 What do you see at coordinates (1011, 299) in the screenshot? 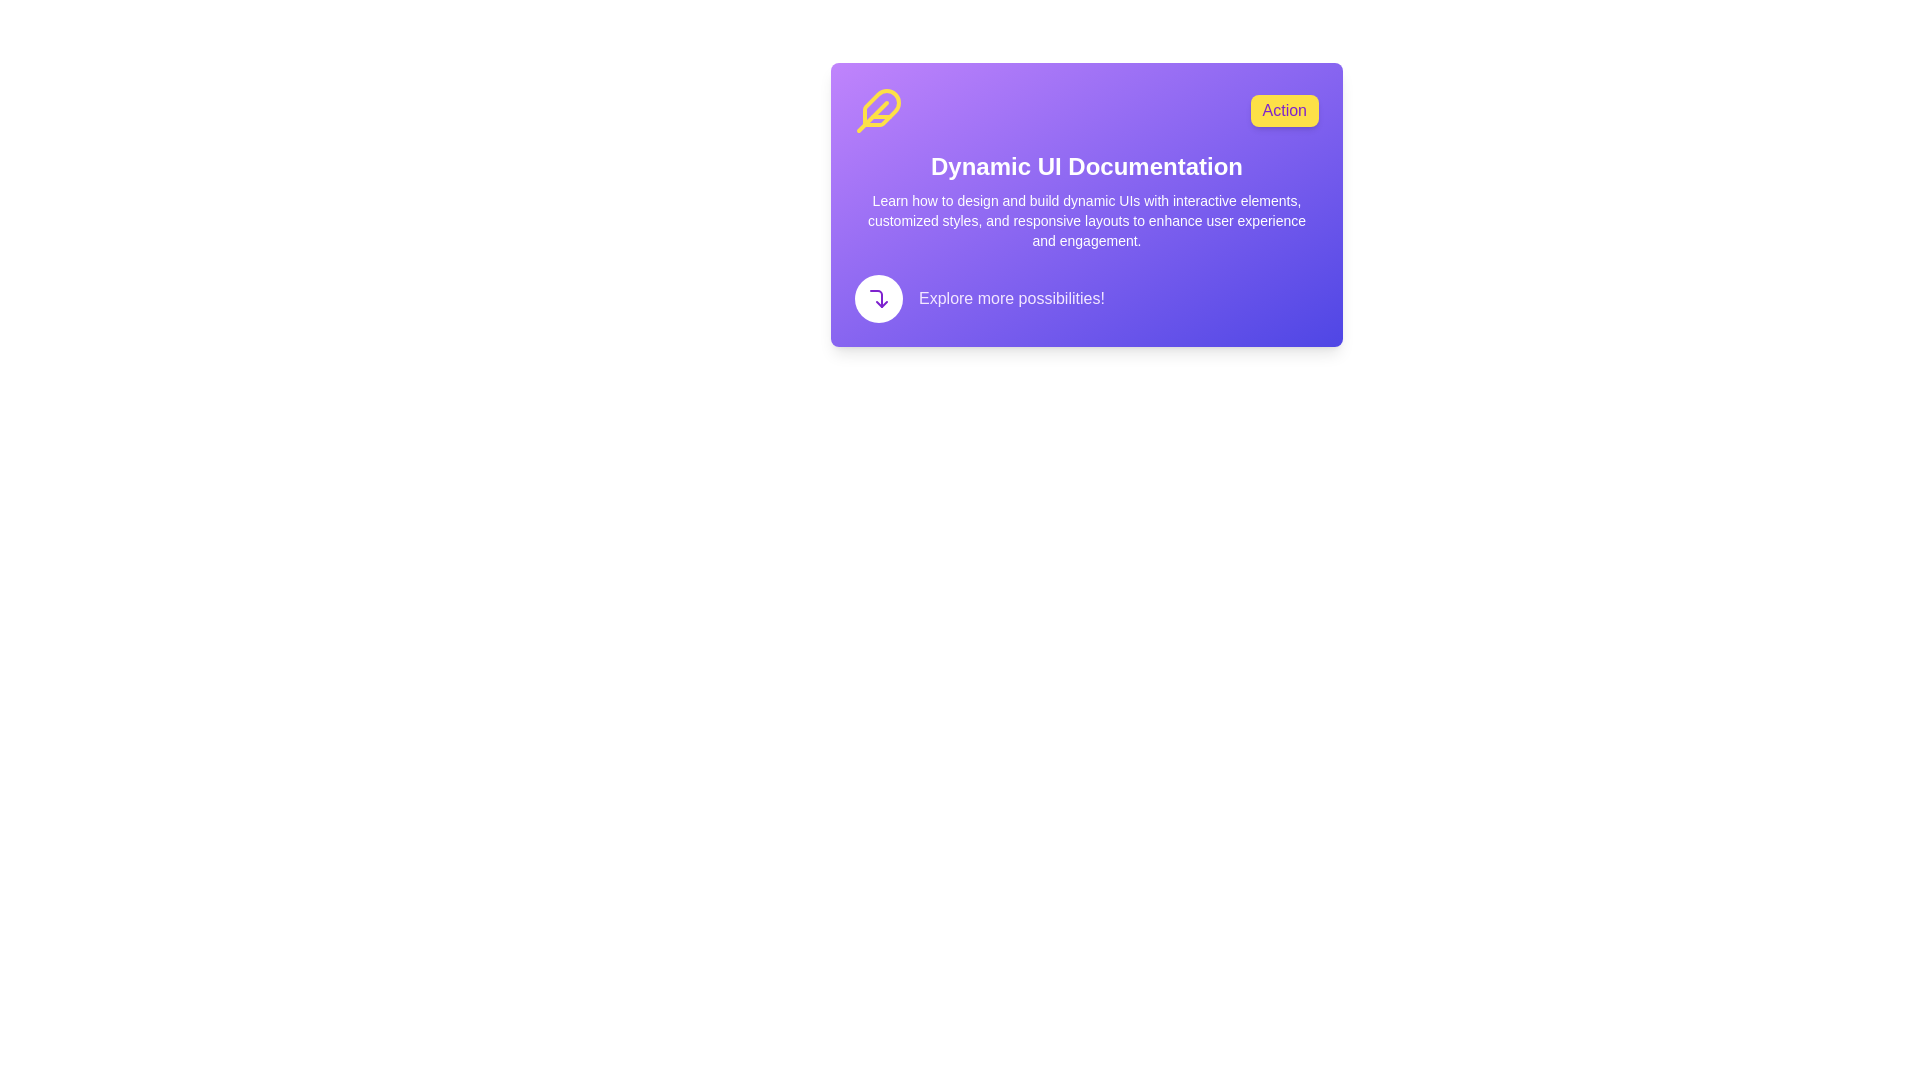
I see `the informational label located in the bottom-left portion of the purple card, positioned to the right of the curved arrow icon` at bounding box center [1011, 299].